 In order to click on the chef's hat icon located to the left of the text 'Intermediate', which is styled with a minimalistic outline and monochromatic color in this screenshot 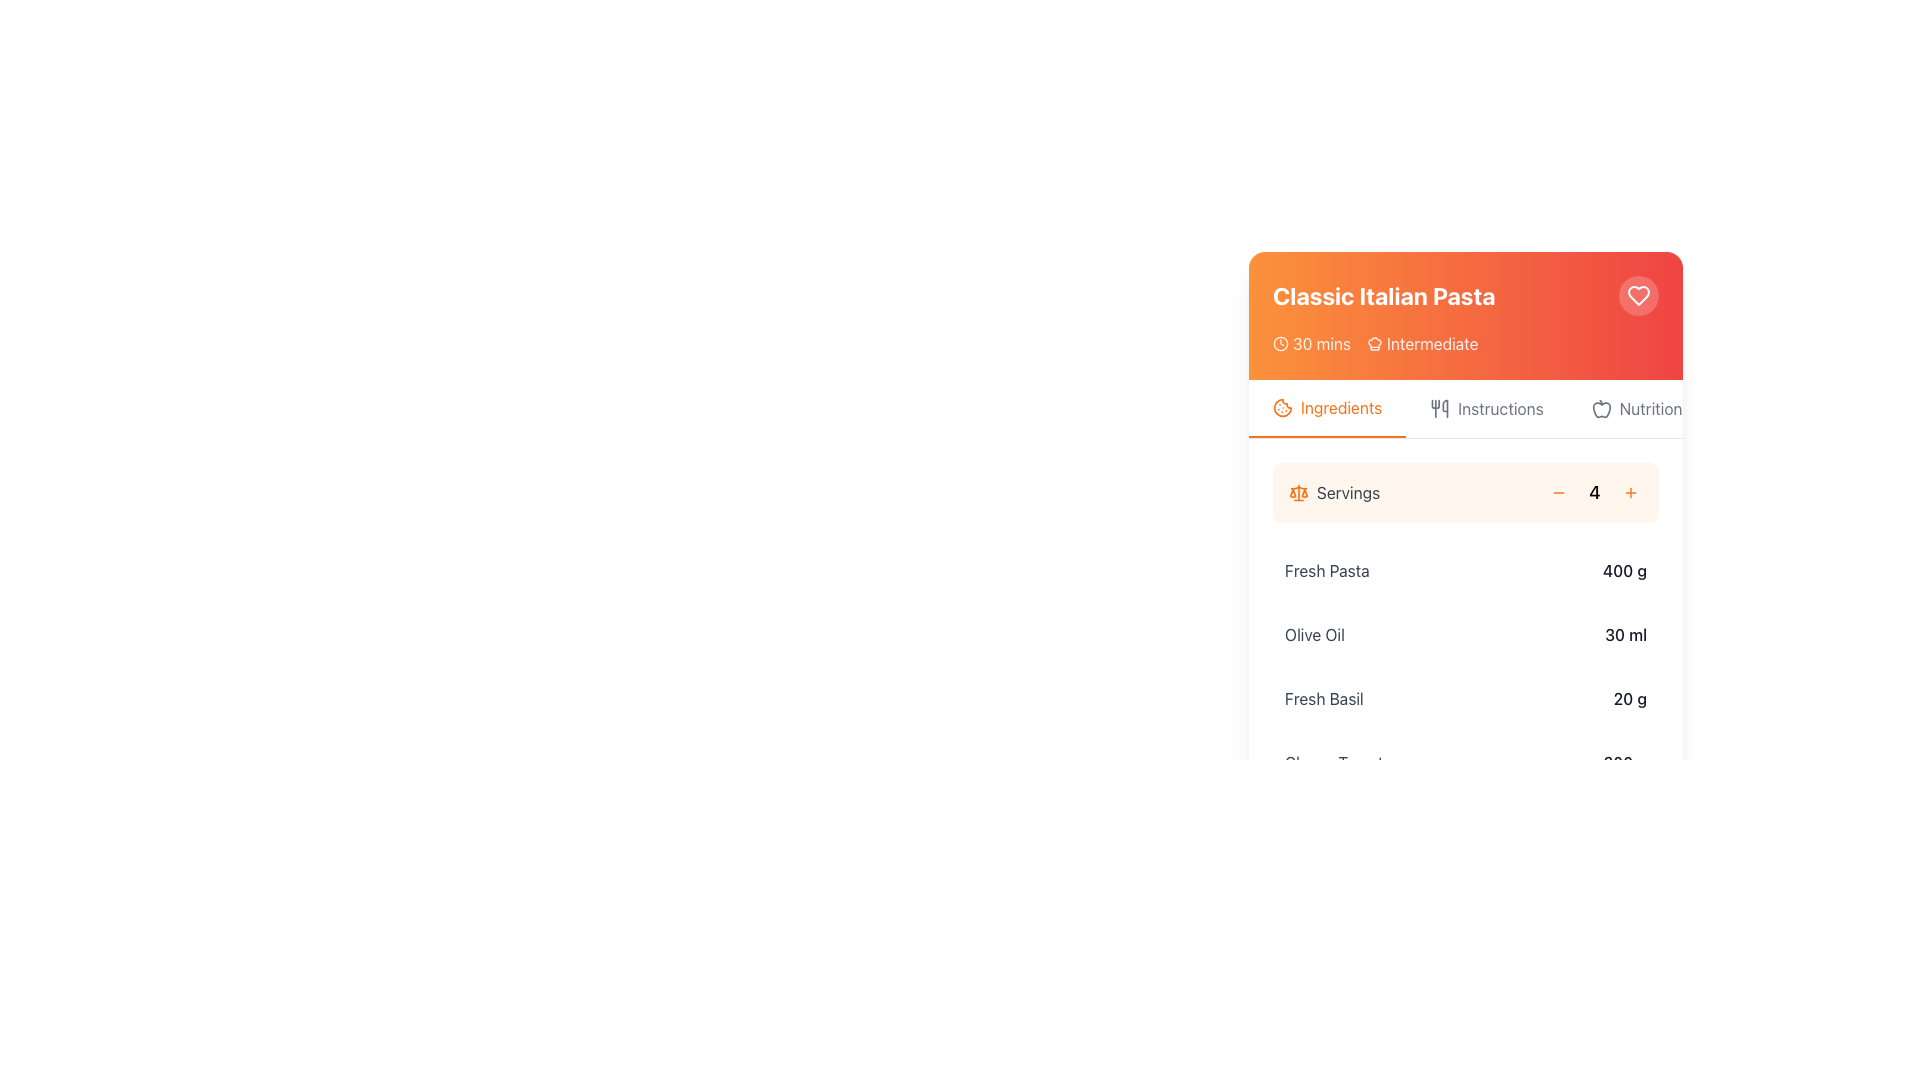, I will do `click(1374, 342)`.